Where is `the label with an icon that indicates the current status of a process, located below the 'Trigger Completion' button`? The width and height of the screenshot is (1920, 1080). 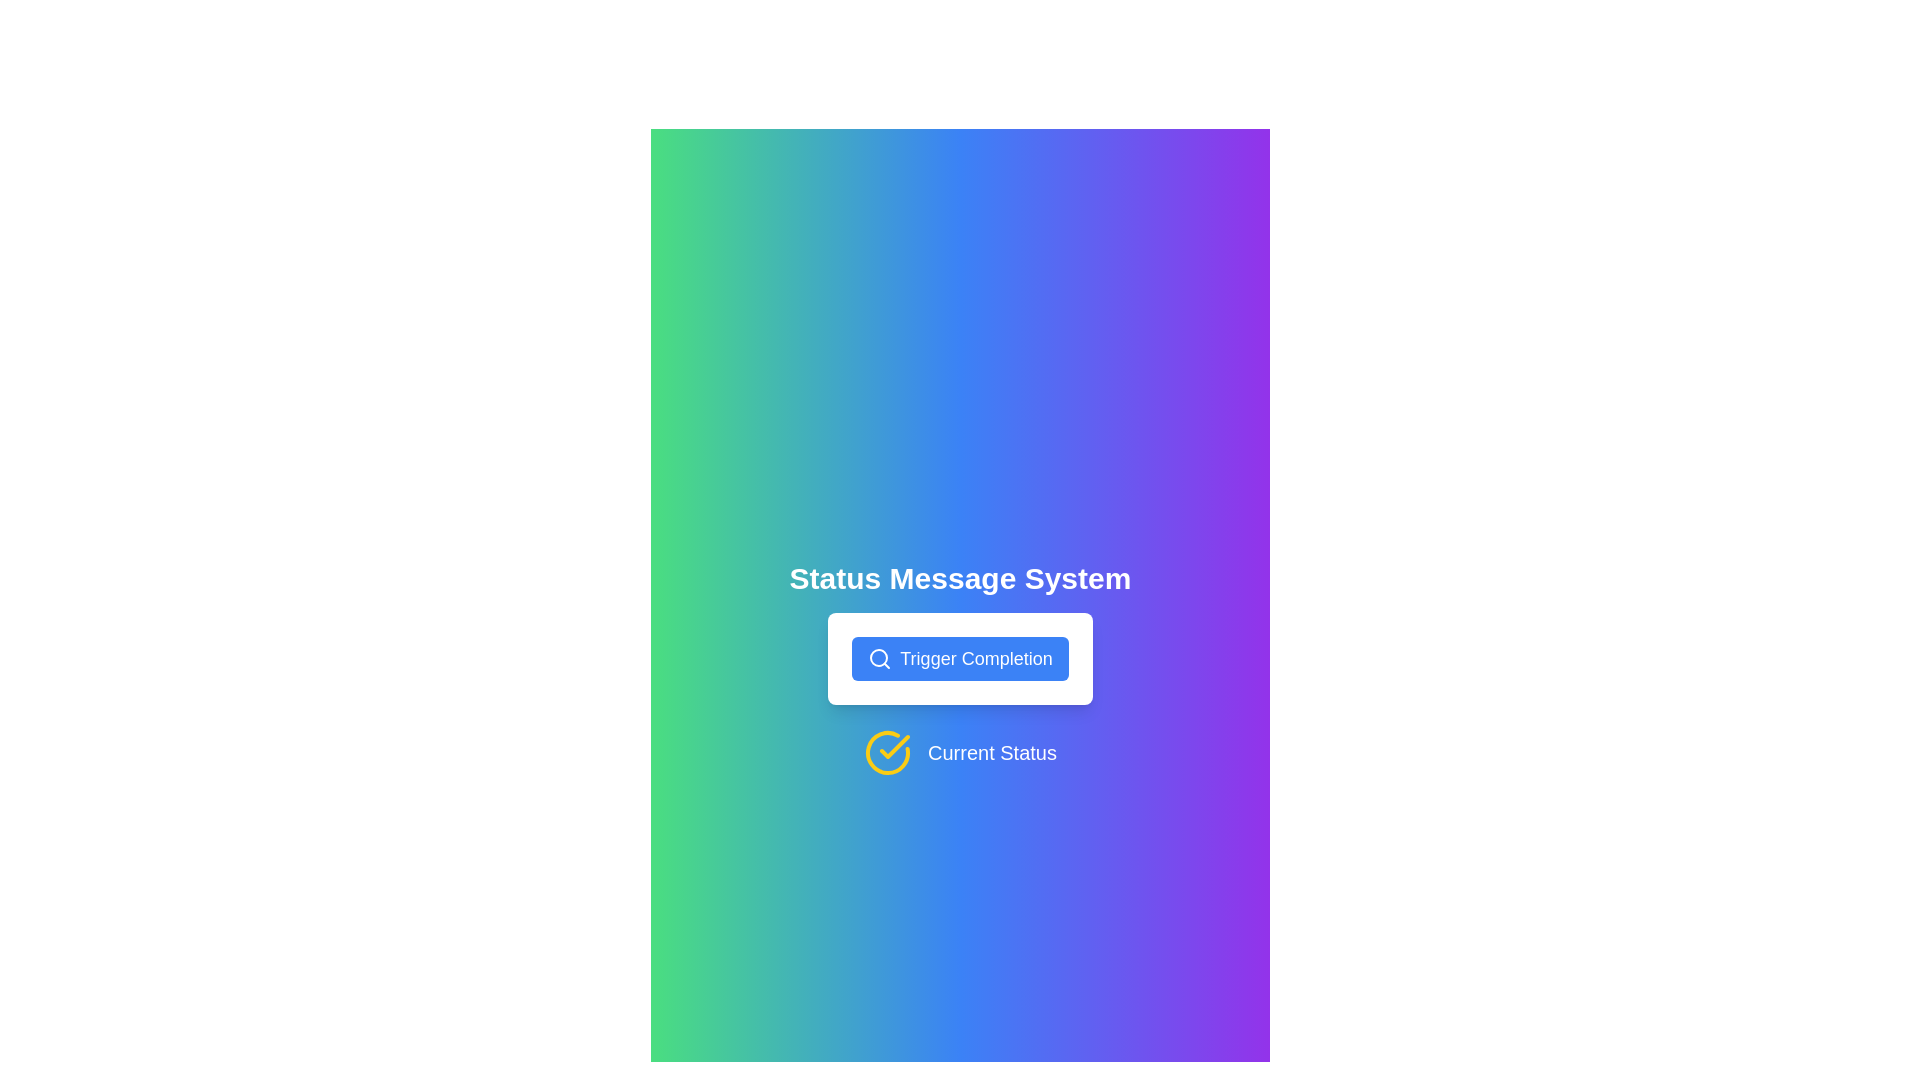 the label with an icon that indicates the current status of a process, located below the 'Trigger Completion' button is located at coordinates (960, 752).